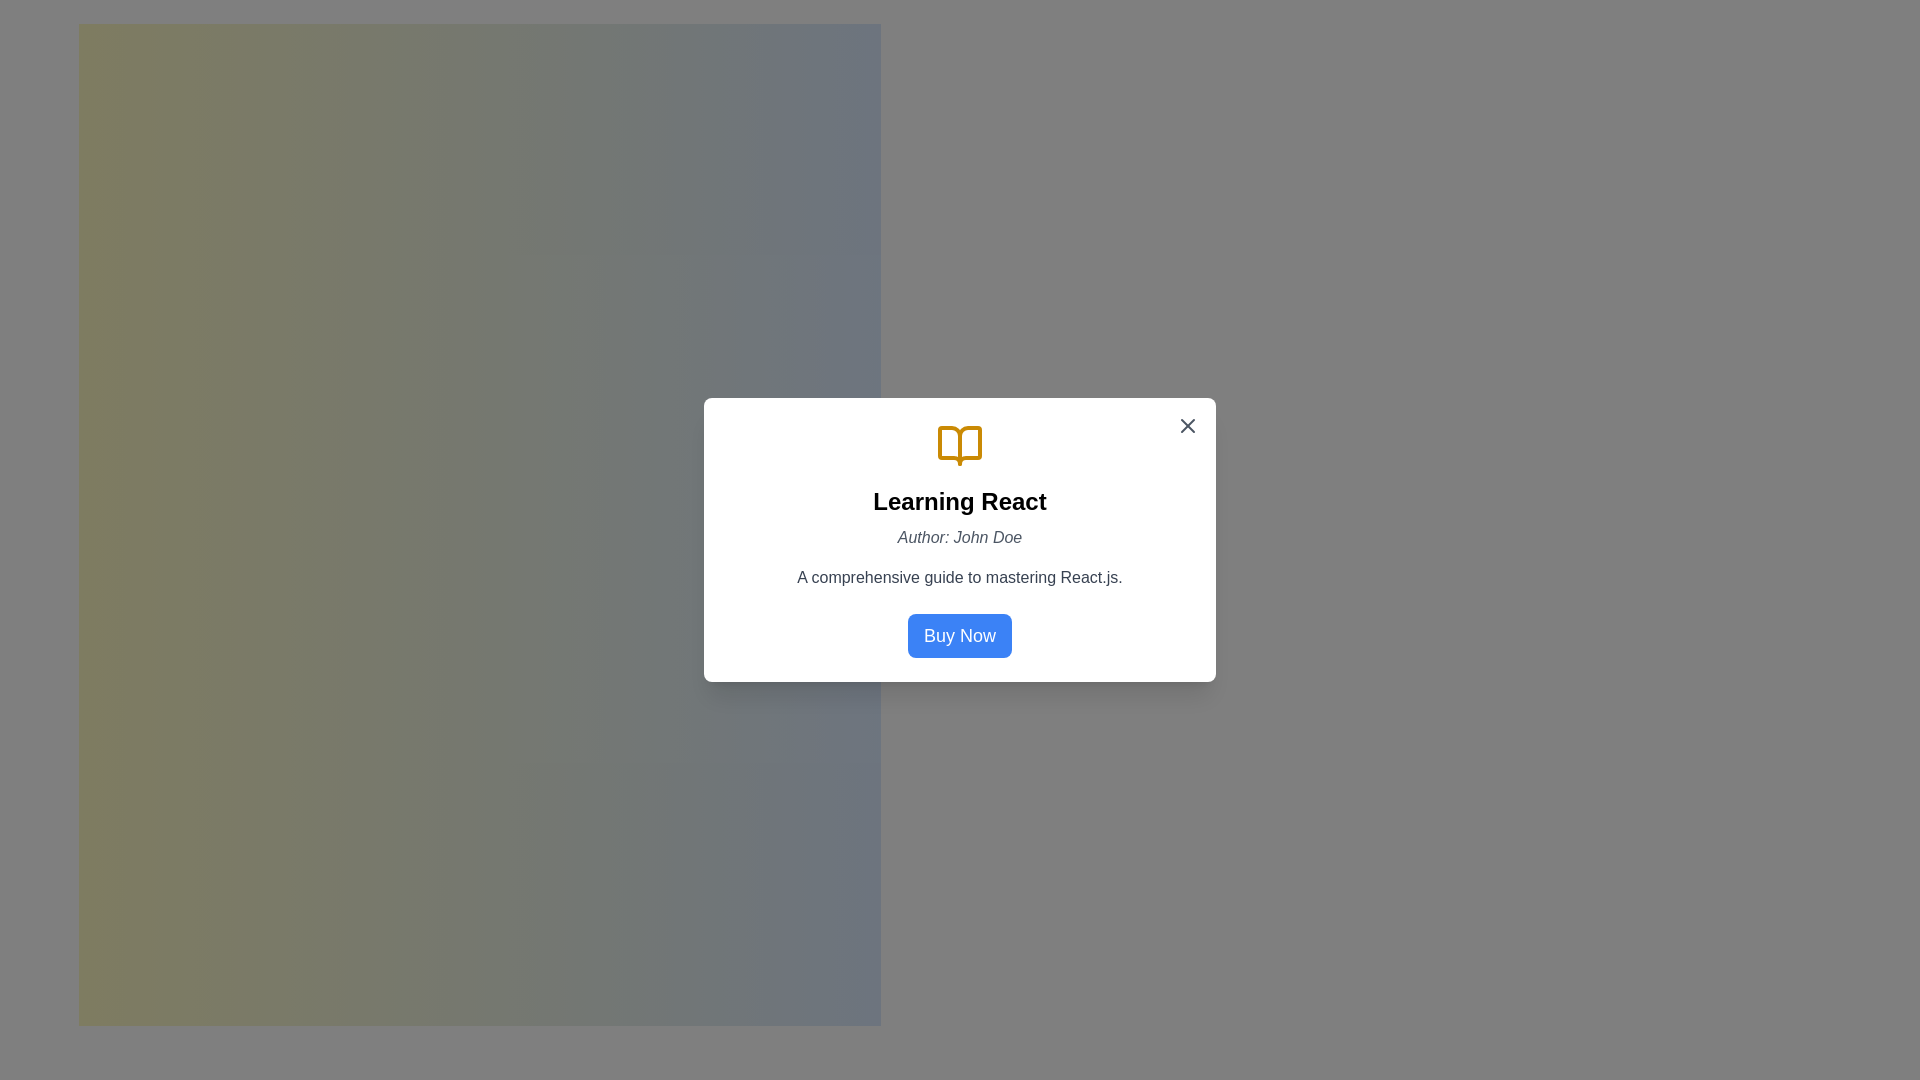 Image resolution: width=1920 pixels, height=1080 pixels. I want to click on the description text of the book 'Learning React', which is centrally positioned below 'Author: John Doe' and above the 'Buy Now' button, so click(960, 578).